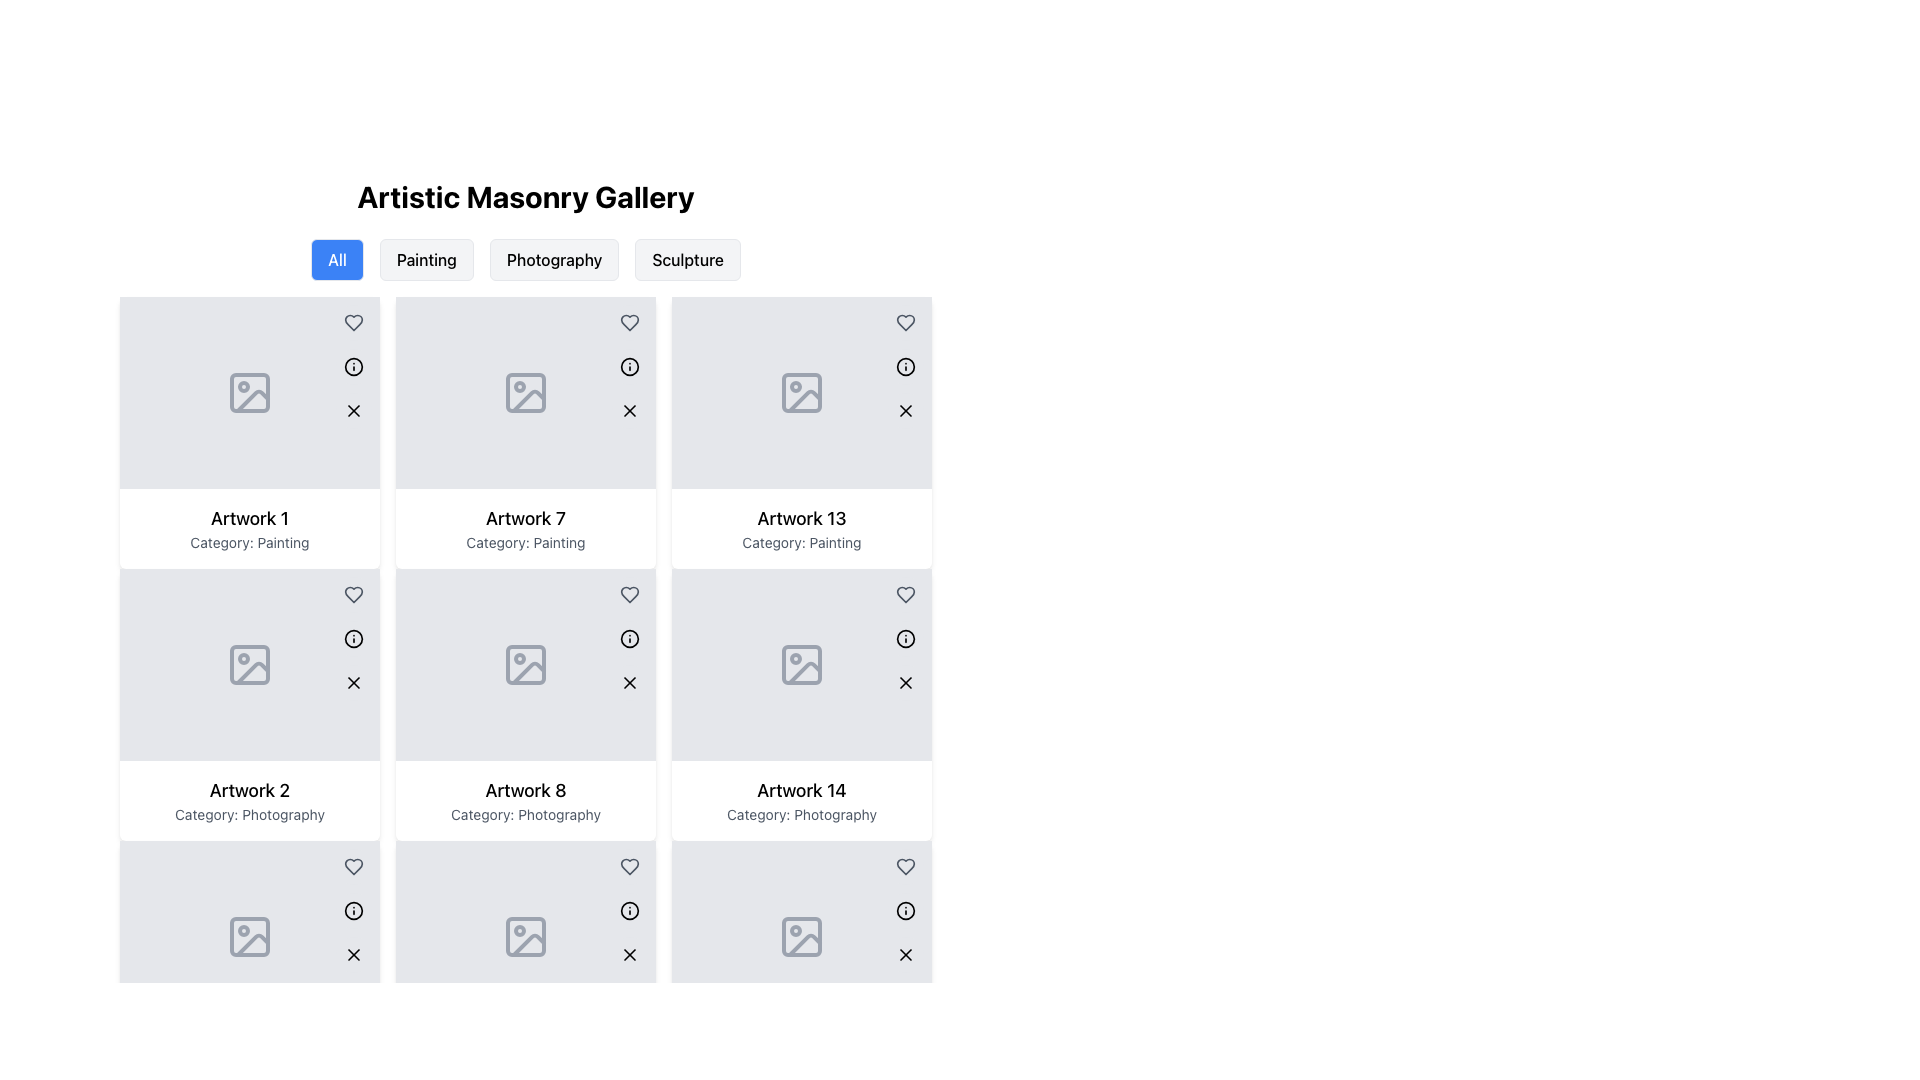 Image resolution: width=1920 pixels, height=1080 pixels. Describe the element at coordinates (354, 366) in the screenshot. I see `the information icon located in the top-right area of the 'Artwork 1' card` at that location.